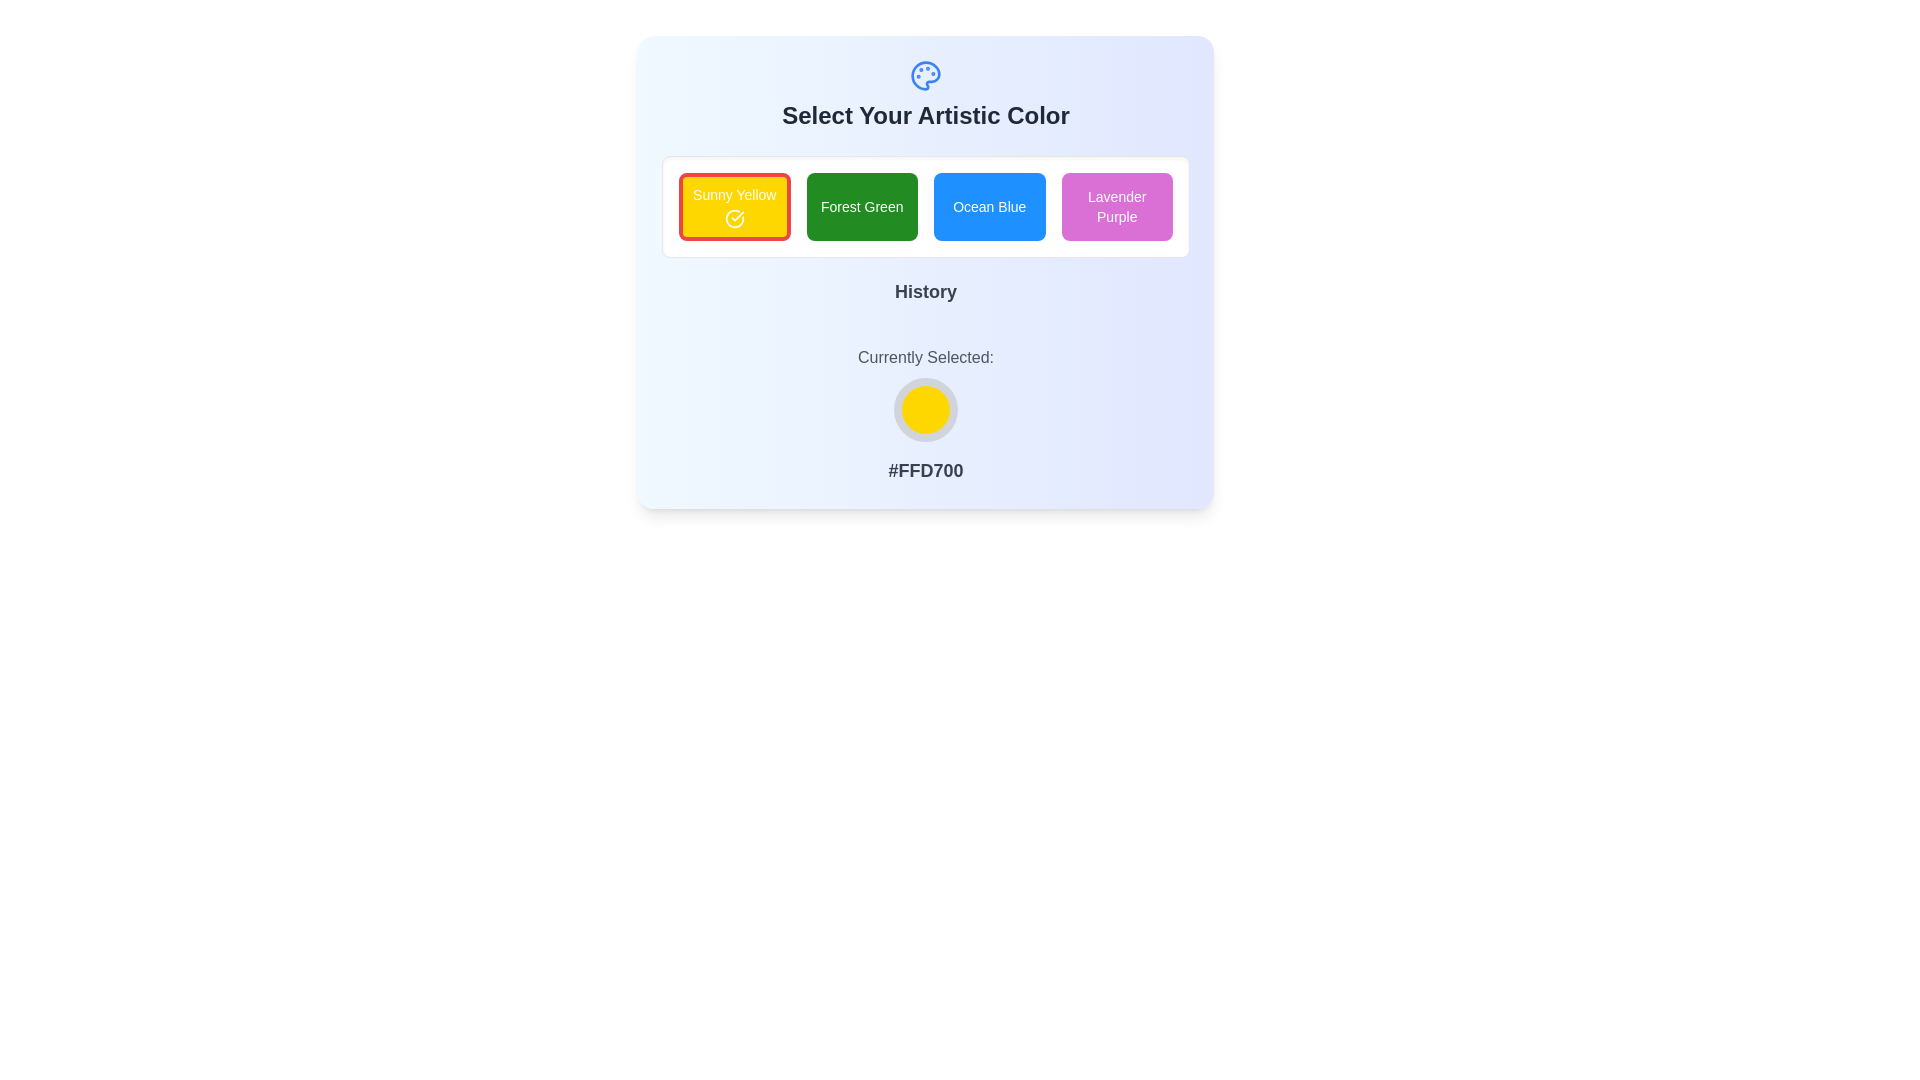 The width and height of the screenshot is (1920, 1080). What do you see at coordinates (1116, 207) in the screenshot?
I see `the rectangular button with a lavender purple background and white text reading 'Lavender Purple' to trigger visual feedback` at bounding box center [1116, 207].